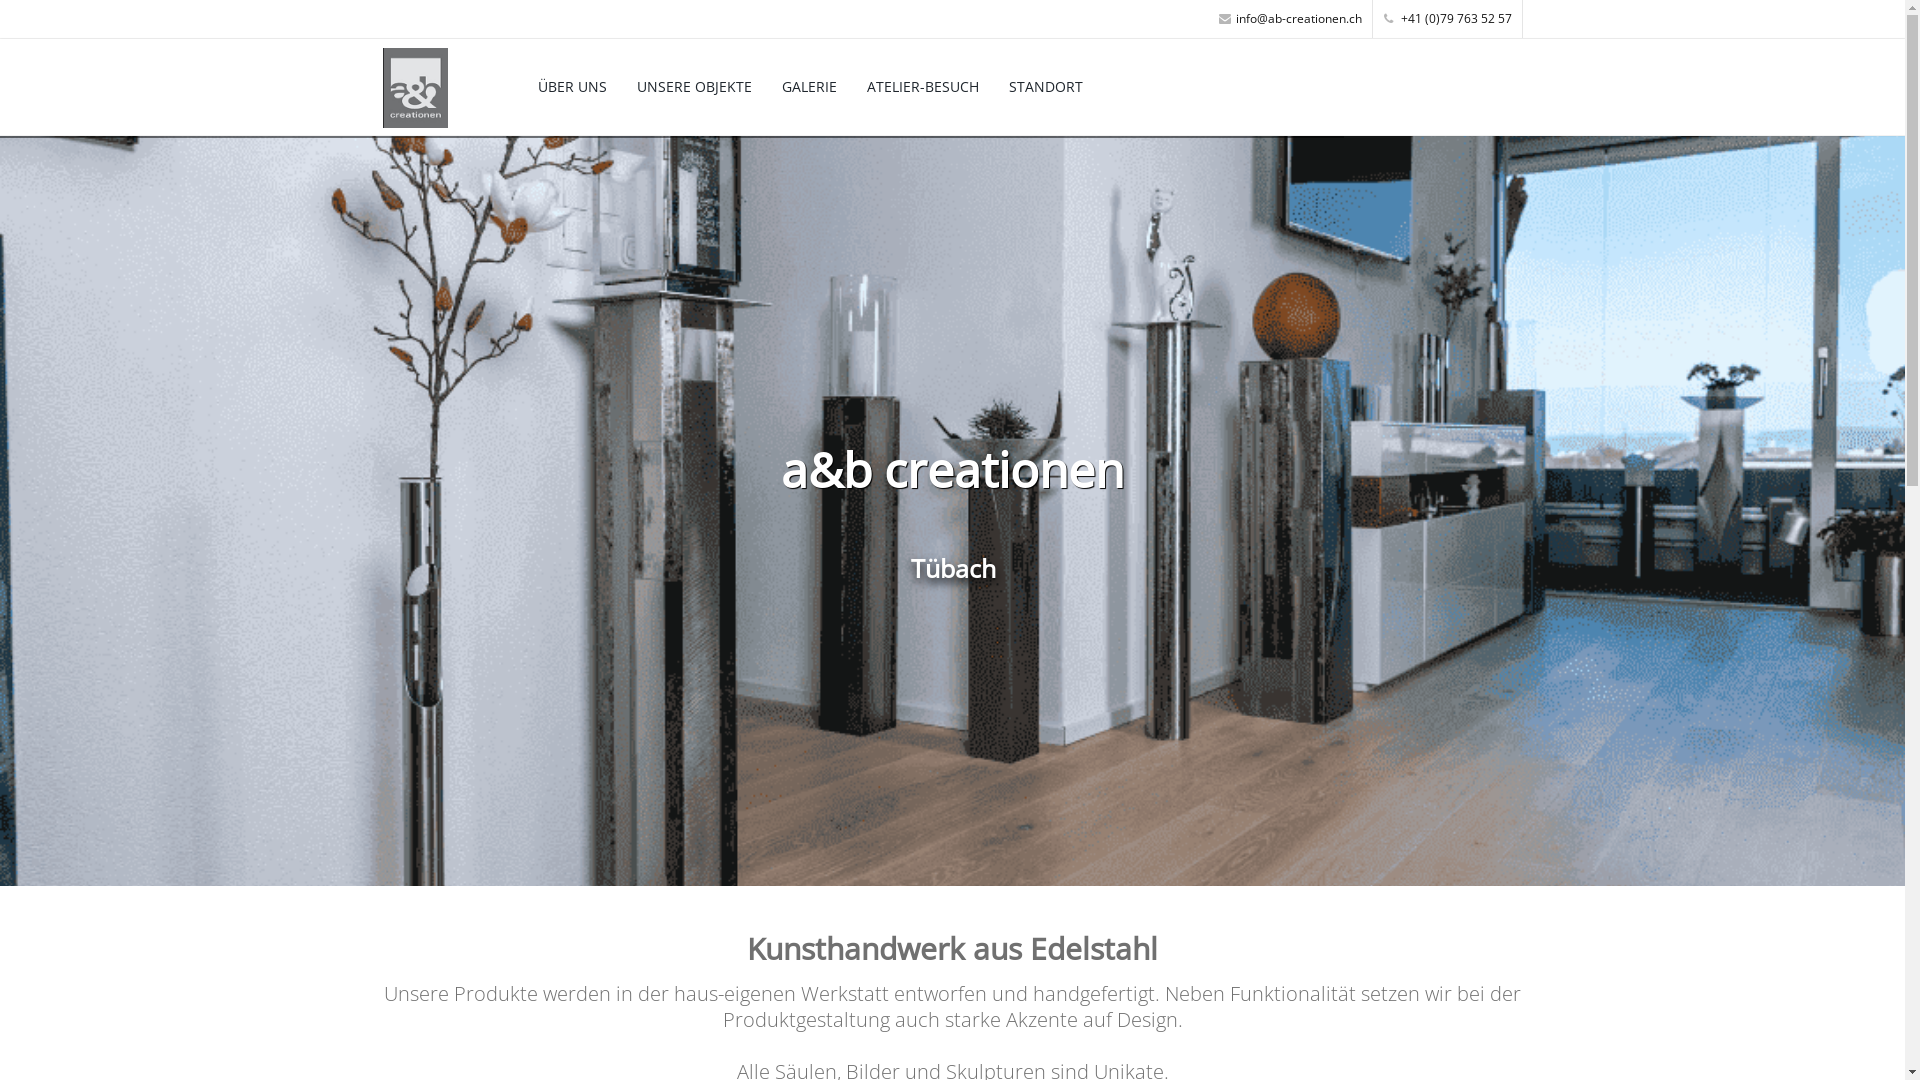 The image size is (1920, 1080). I want to click on 'STANDORT', so click(1045, 86).